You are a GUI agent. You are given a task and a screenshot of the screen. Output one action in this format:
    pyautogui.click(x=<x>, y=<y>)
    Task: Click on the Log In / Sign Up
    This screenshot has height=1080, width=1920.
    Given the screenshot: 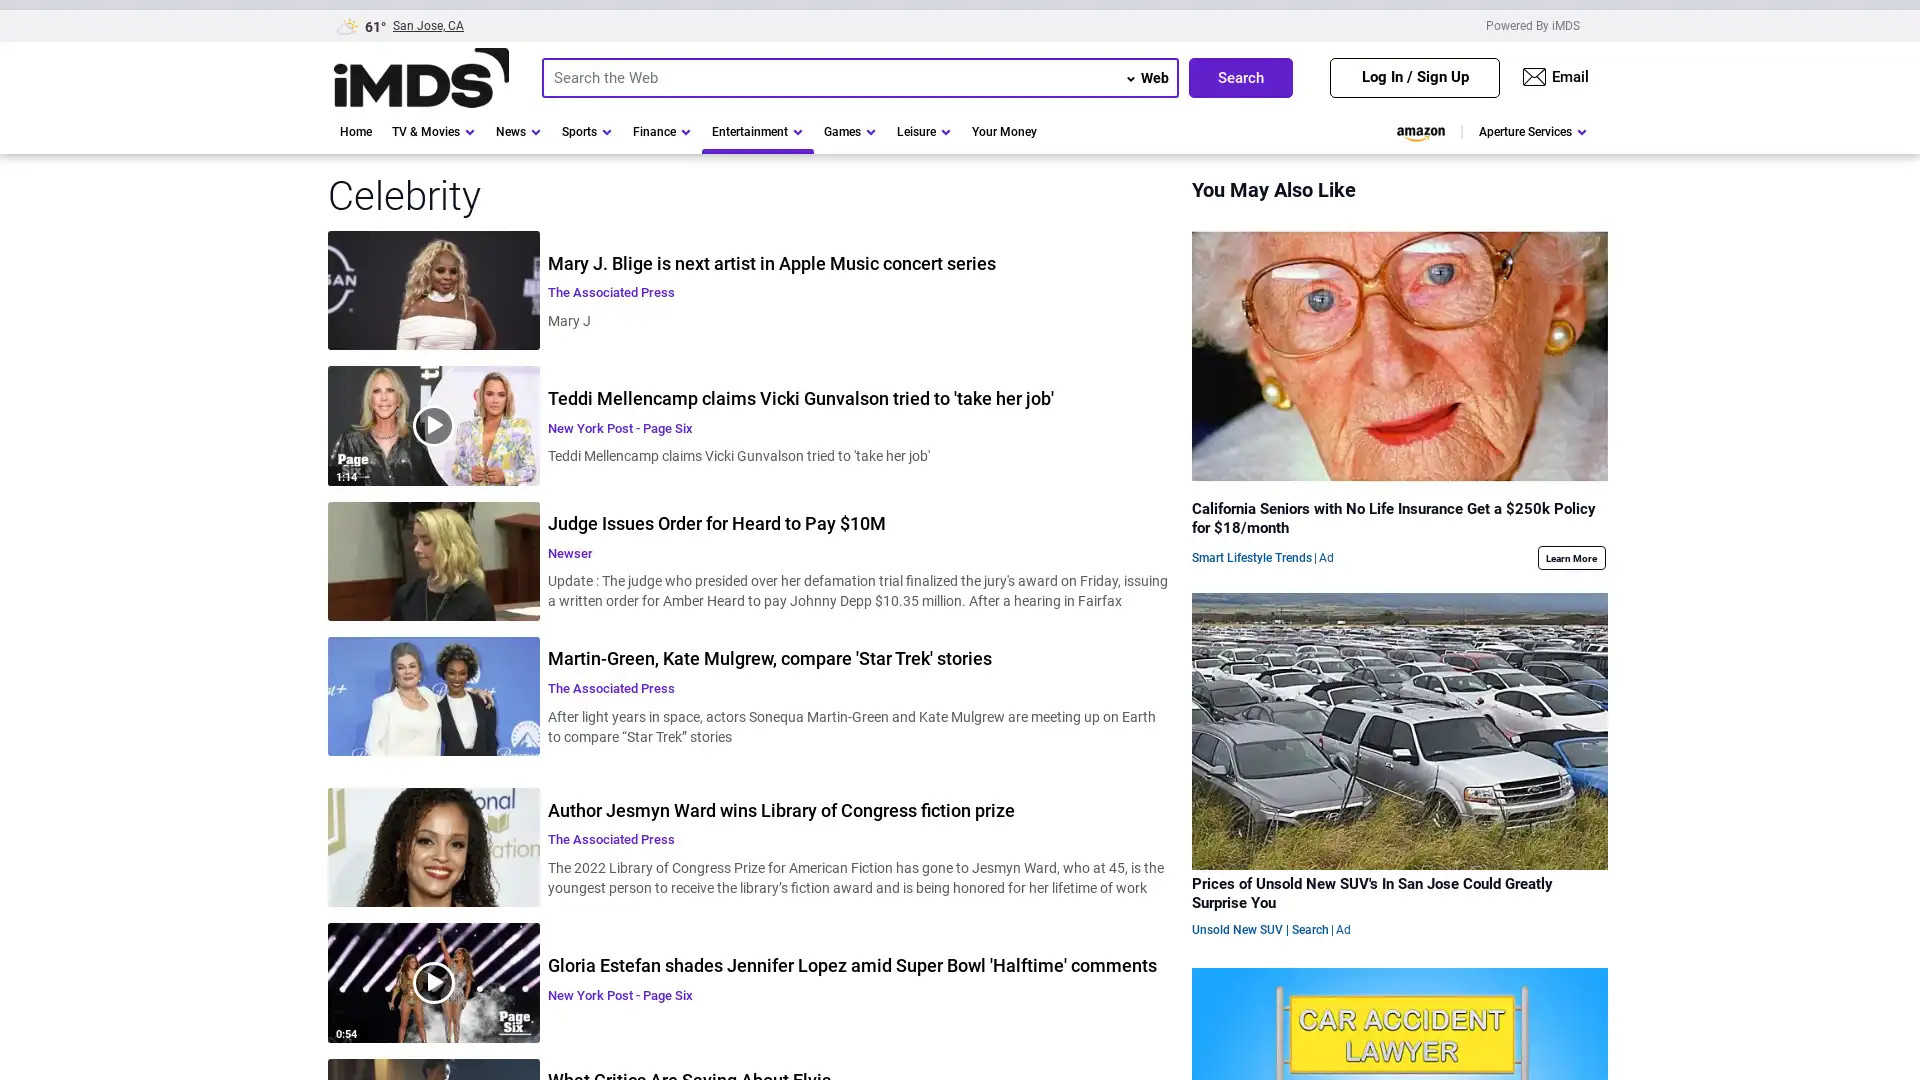 What is the action you would take?
    pyautogui.click(x=1414, y=76)
    